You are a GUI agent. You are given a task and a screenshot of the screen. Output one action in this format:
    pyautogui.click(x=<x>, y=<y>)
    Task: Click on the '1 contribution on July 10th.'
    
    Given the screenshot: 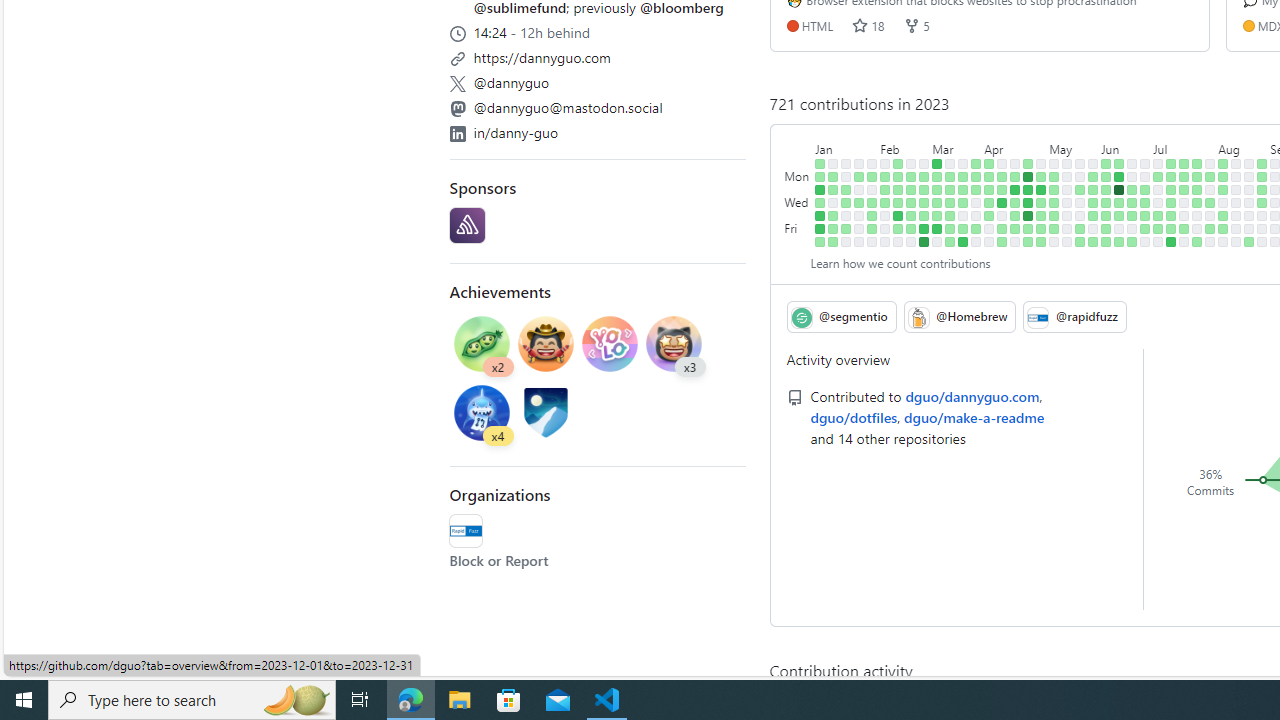 What is the action you would take?
    pyautogui.click(x=1171, y=175)
    